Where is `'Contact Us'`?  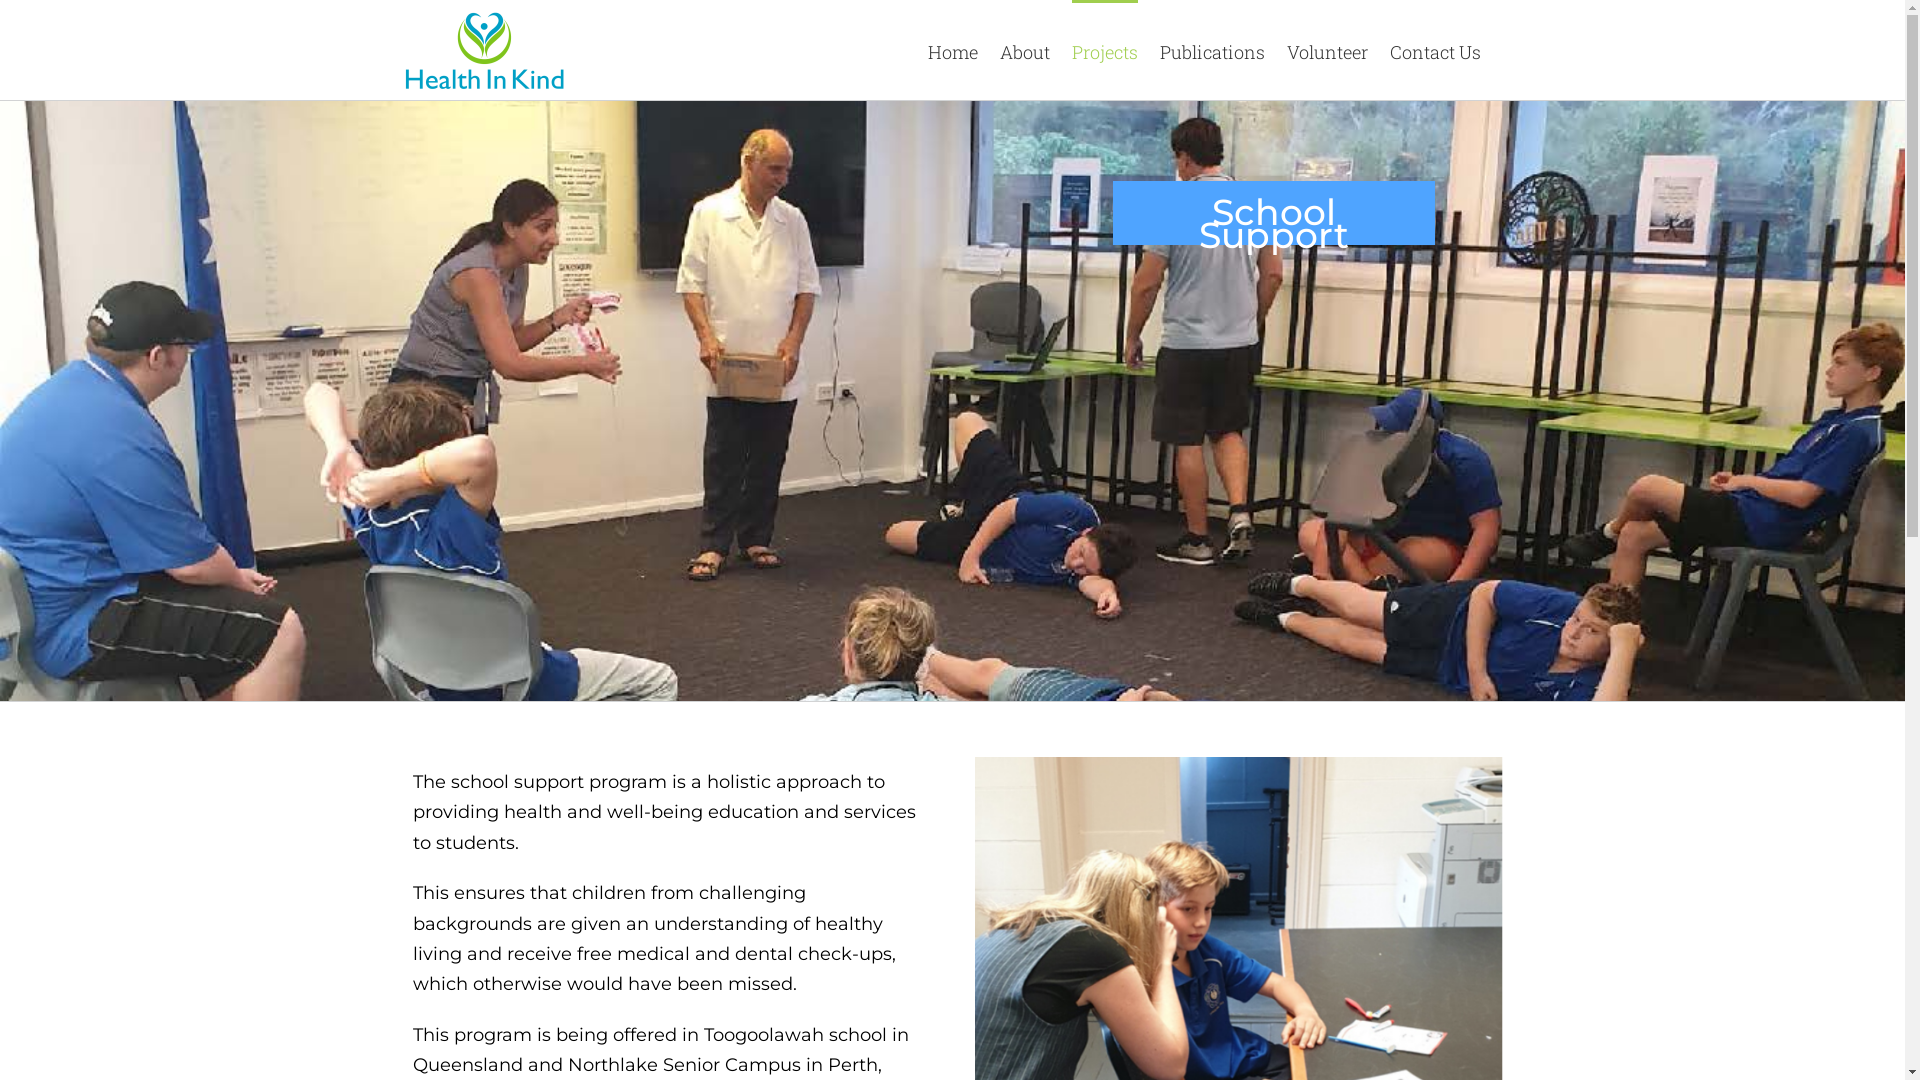
'Contact Us' is located at coordinates (1434, 49).